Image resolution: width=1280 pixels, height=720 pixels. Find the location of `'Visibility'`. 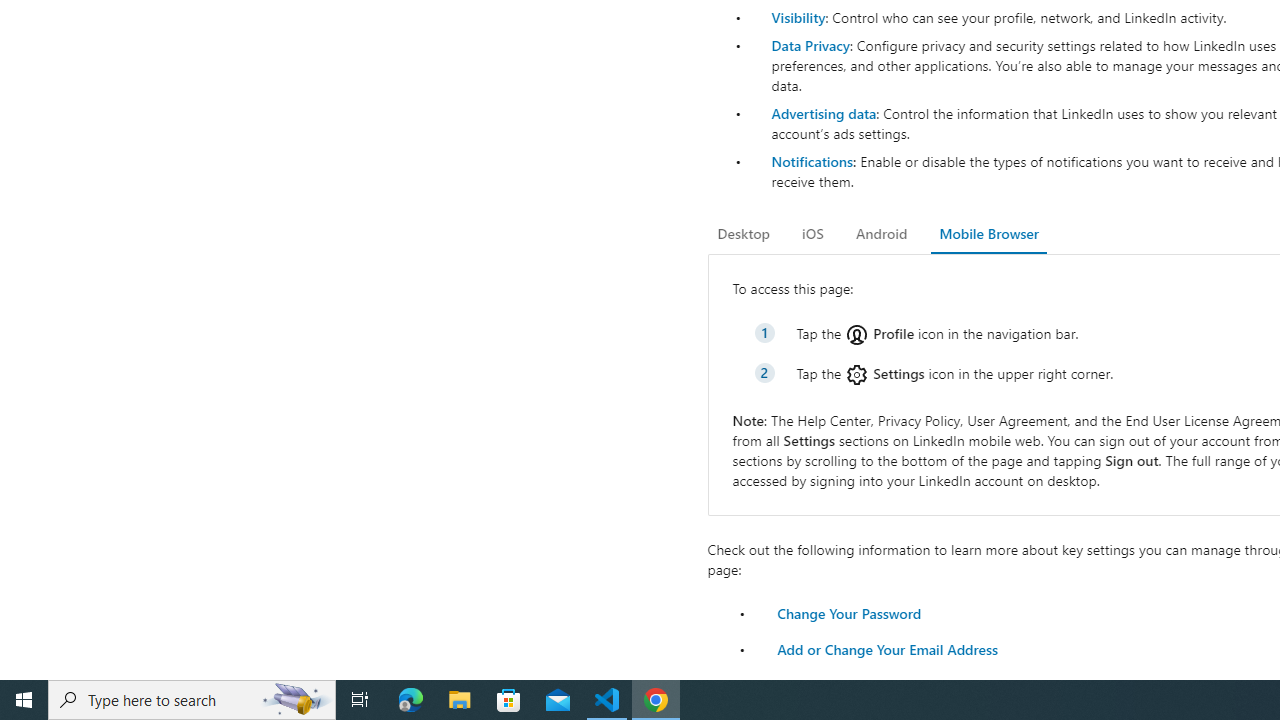

'Visibility' is located at coordinates (797, 17).